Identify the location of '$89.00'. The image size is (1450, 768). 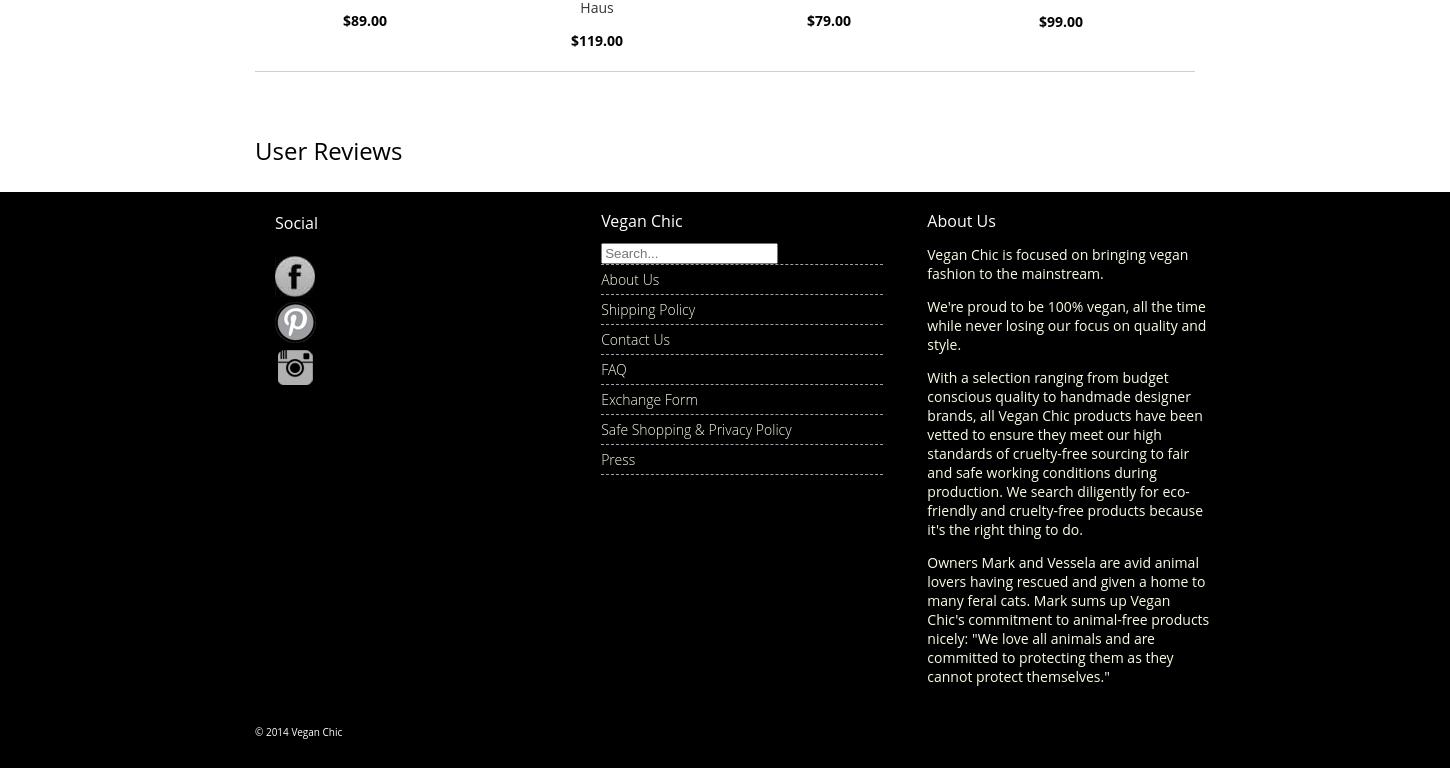
(343, 19).